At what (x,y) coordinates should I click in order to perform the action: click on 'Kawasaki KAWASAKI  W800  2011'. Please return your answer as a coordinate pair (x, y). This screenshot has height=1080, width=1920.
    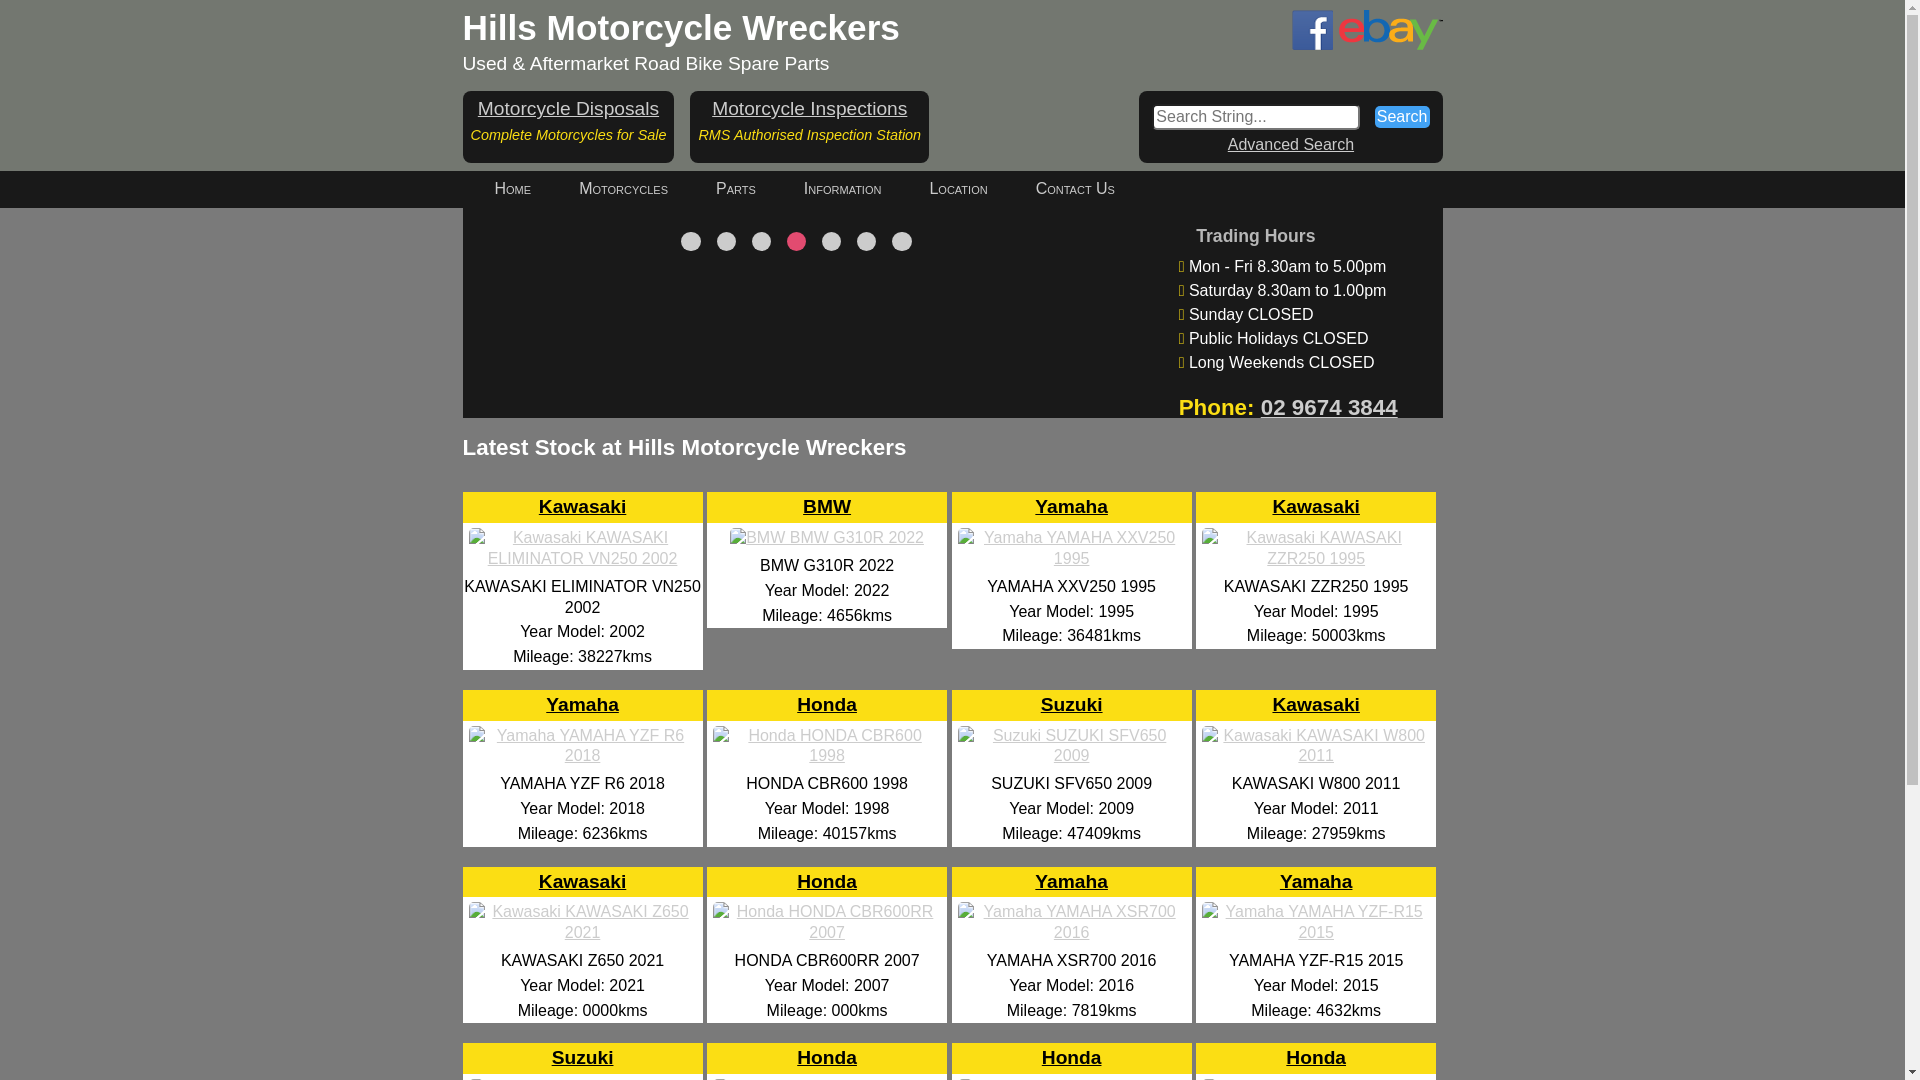
    Looking at the image, I should click on (1315, 755).